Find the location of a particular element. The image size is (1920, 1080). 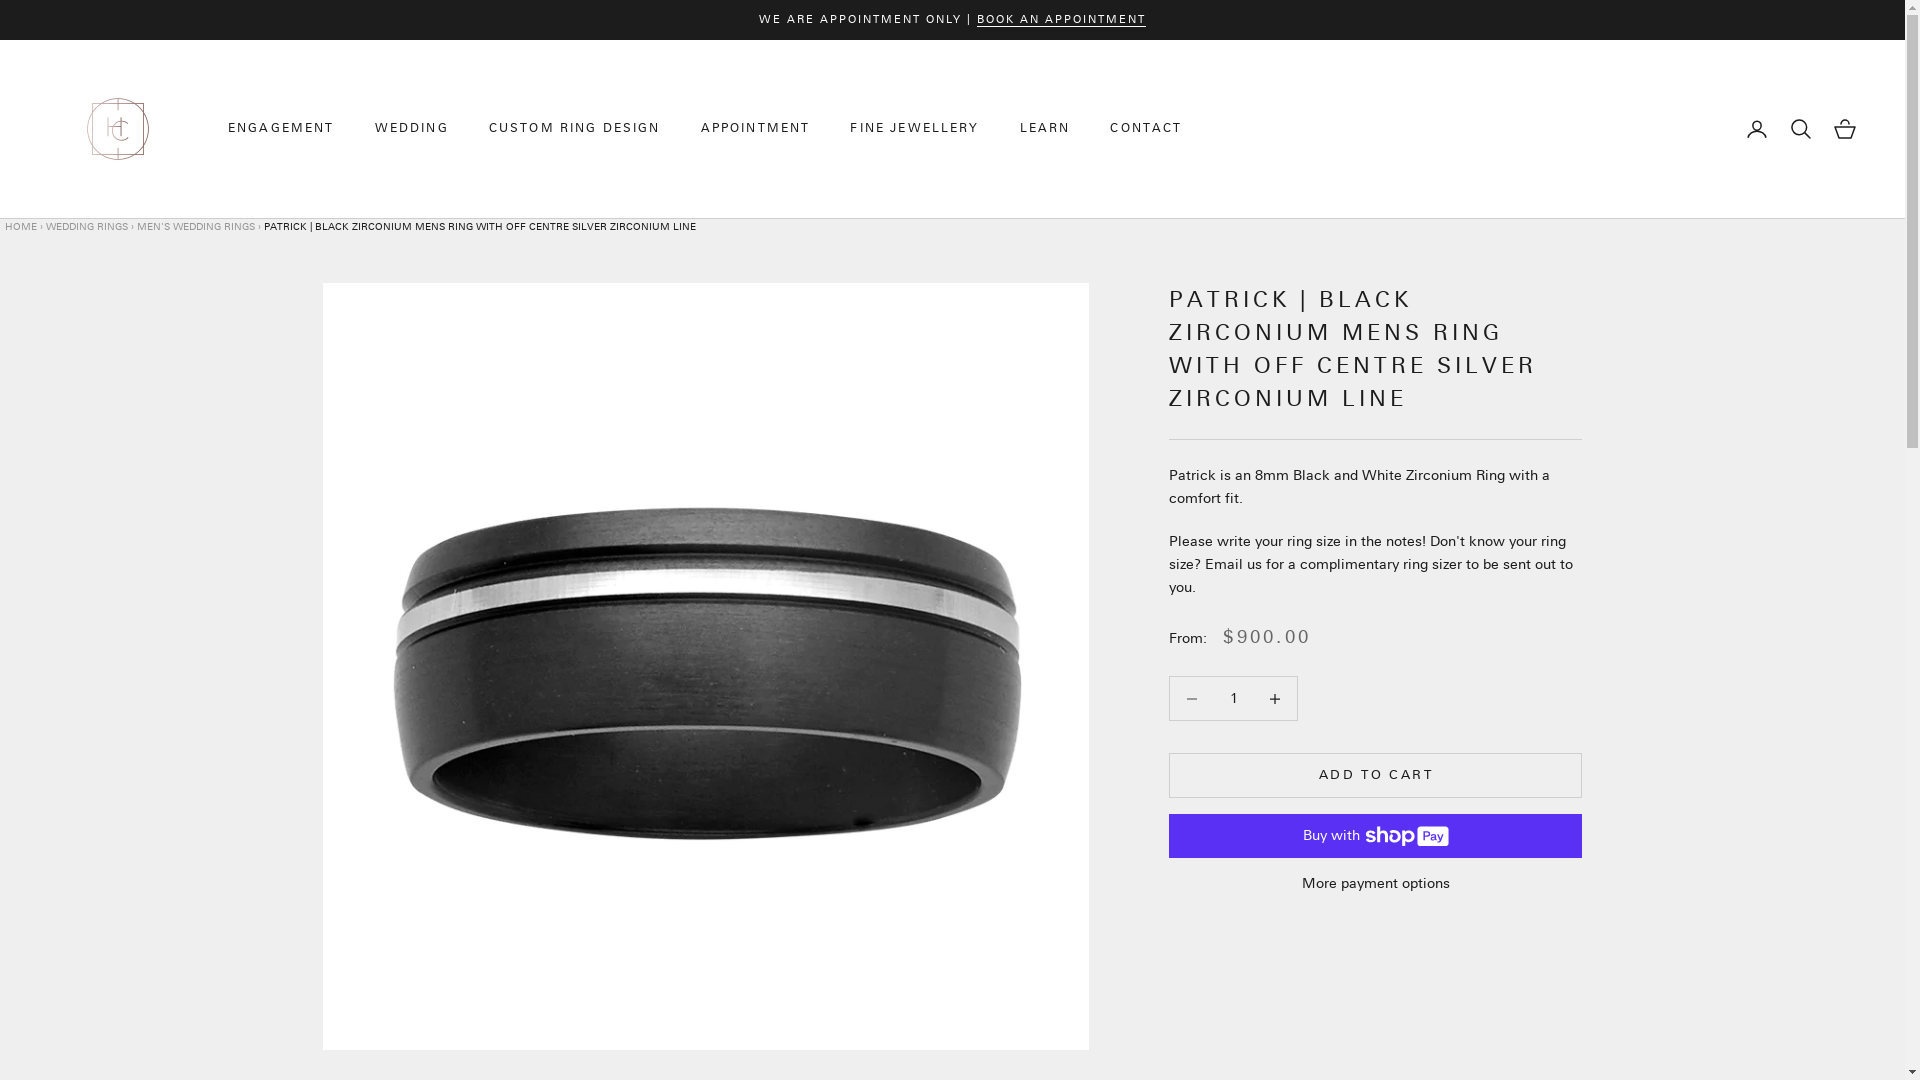

'Open account page' is located at coordinates (1755, 128).